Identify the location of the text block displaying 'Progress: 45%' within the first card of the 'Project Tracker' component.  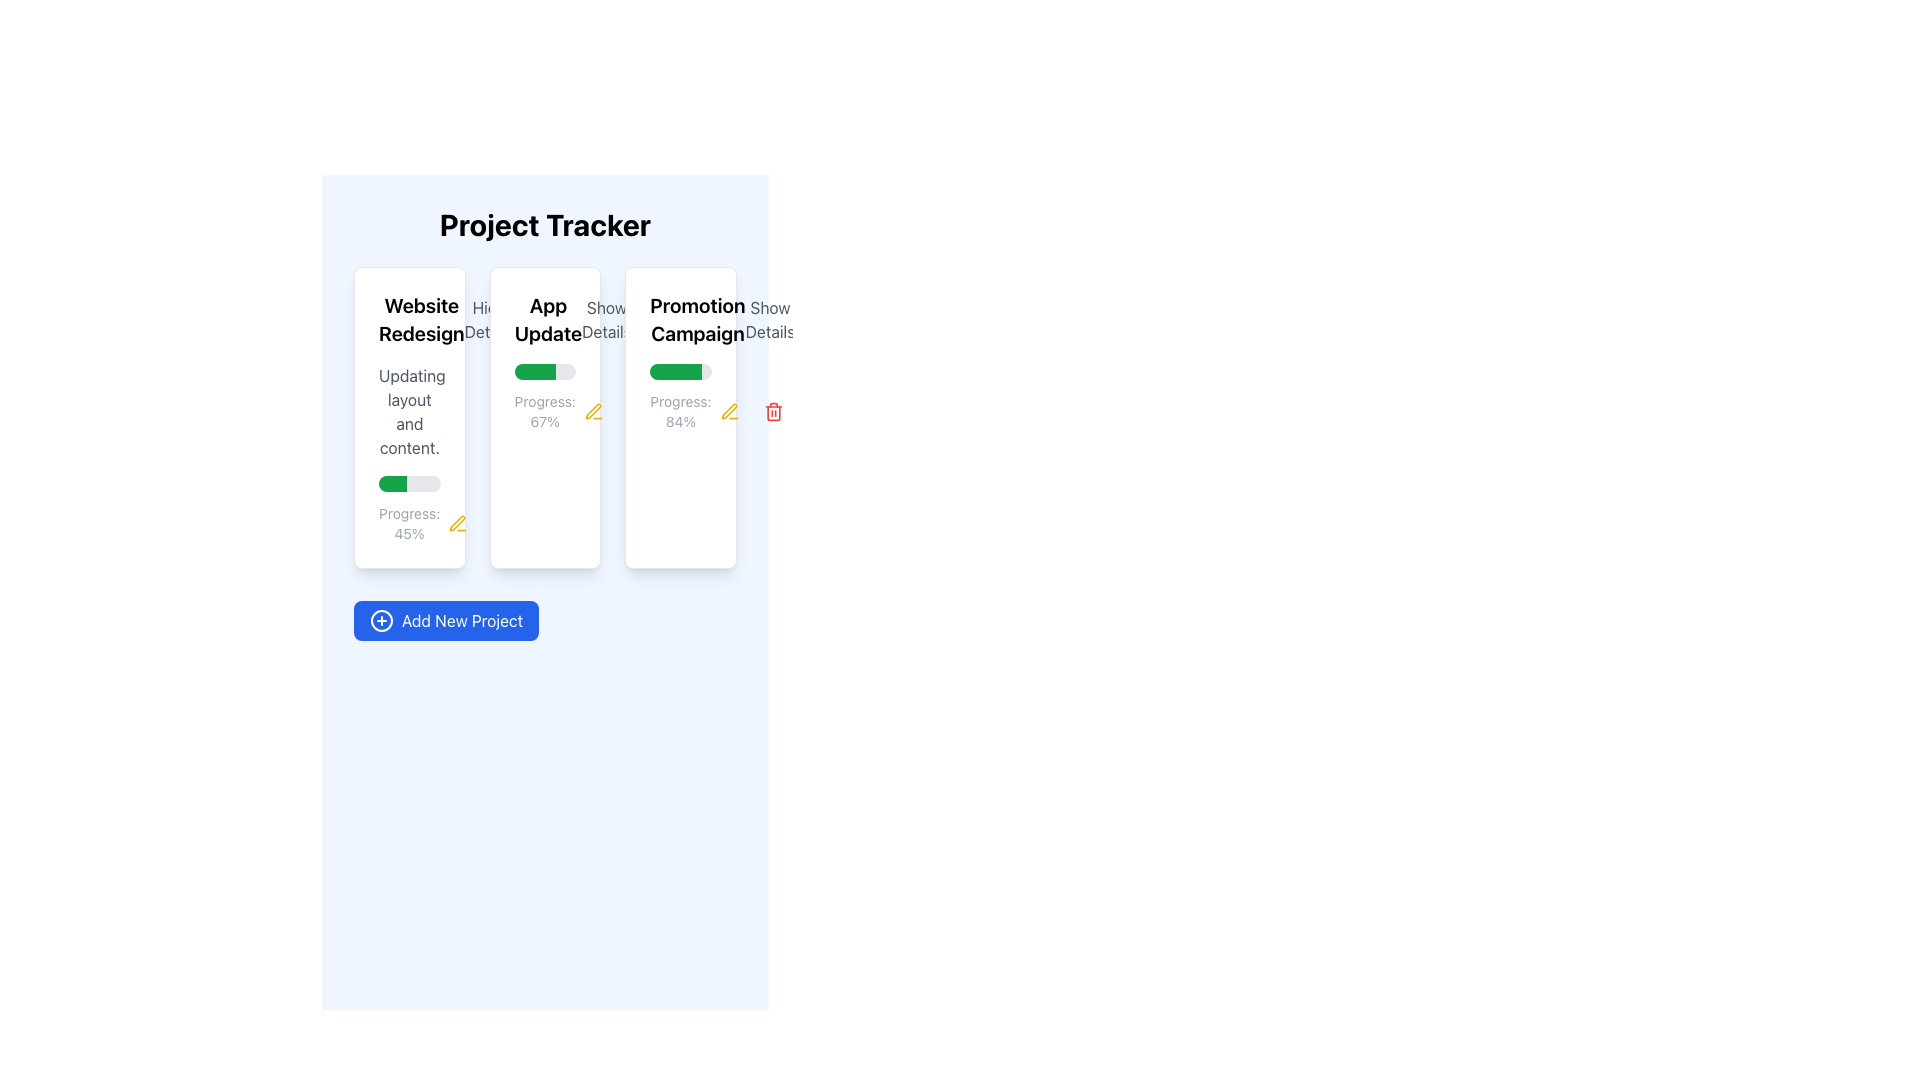
(408, 523).